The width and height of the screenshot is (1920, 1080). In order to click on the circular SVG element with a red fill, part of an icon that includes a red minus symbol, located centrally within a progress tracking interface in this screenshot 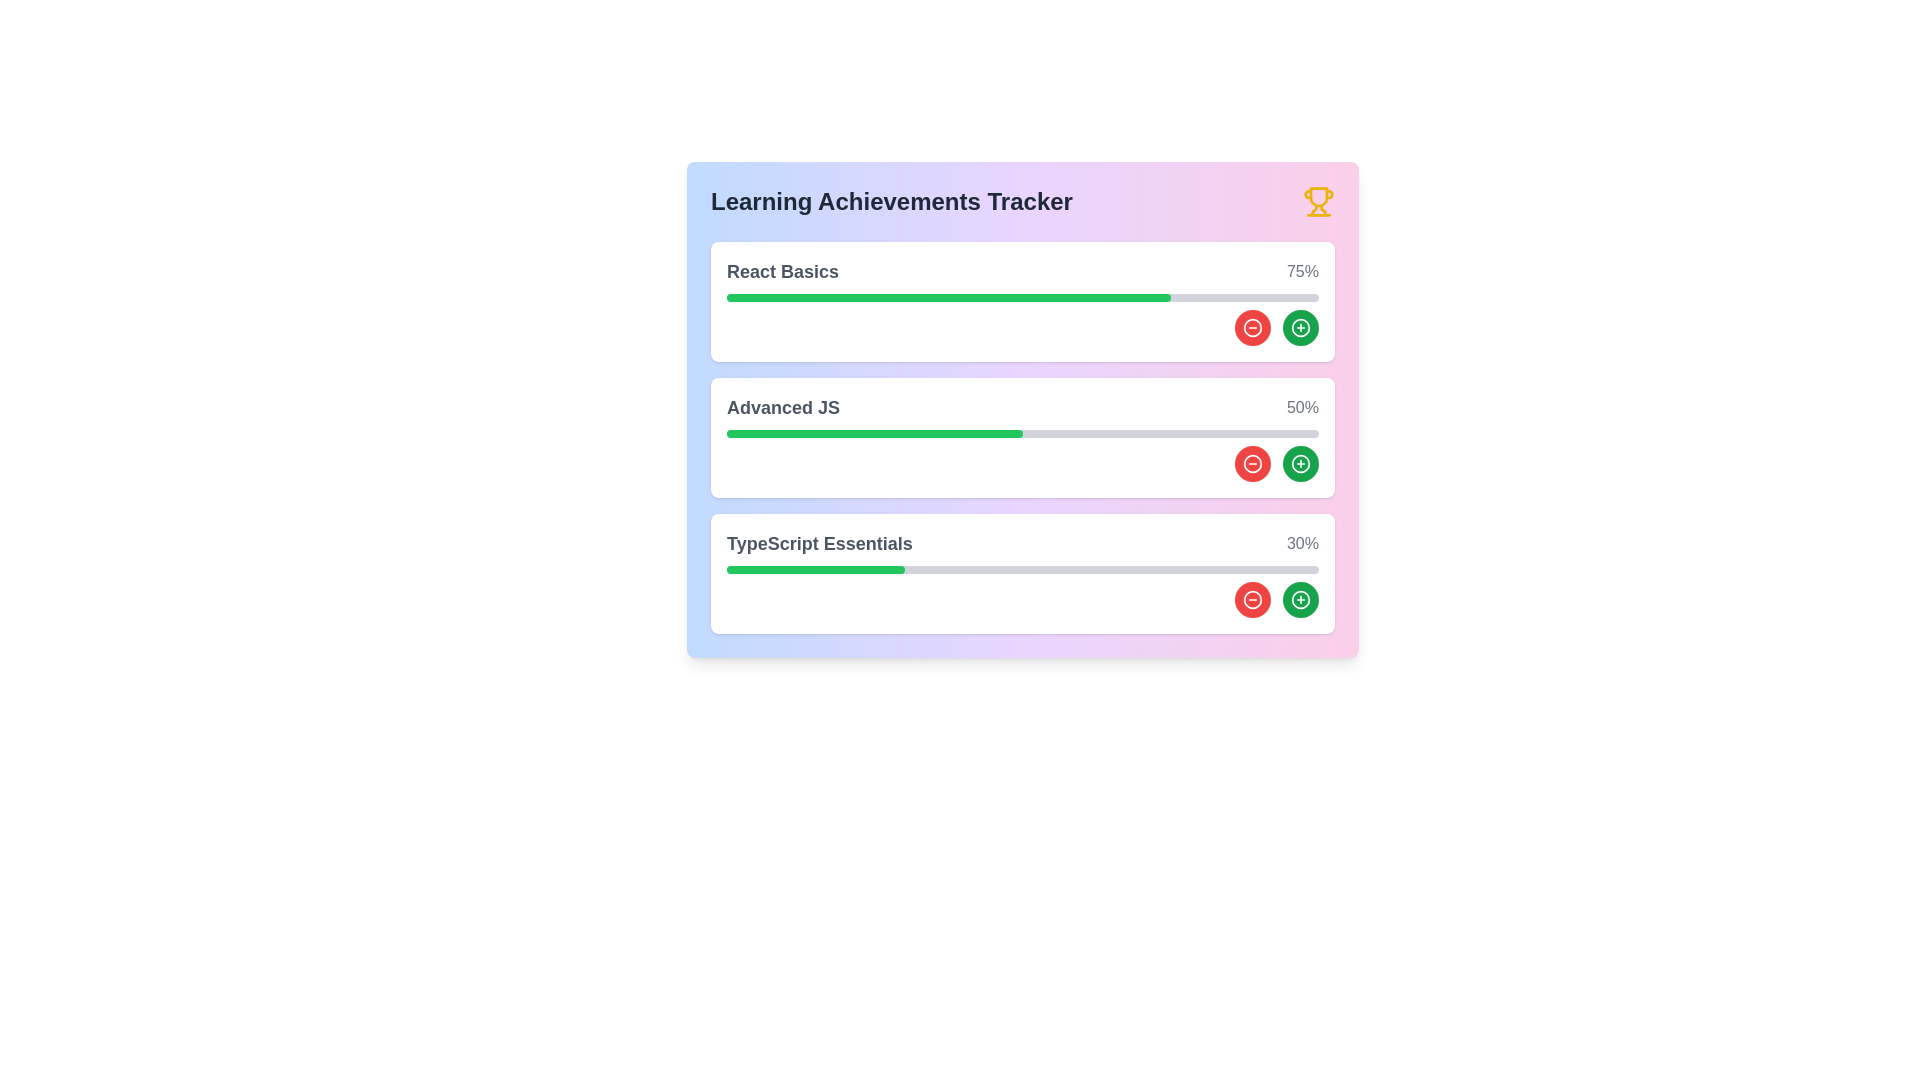, I will do `click(1251, 463)`.